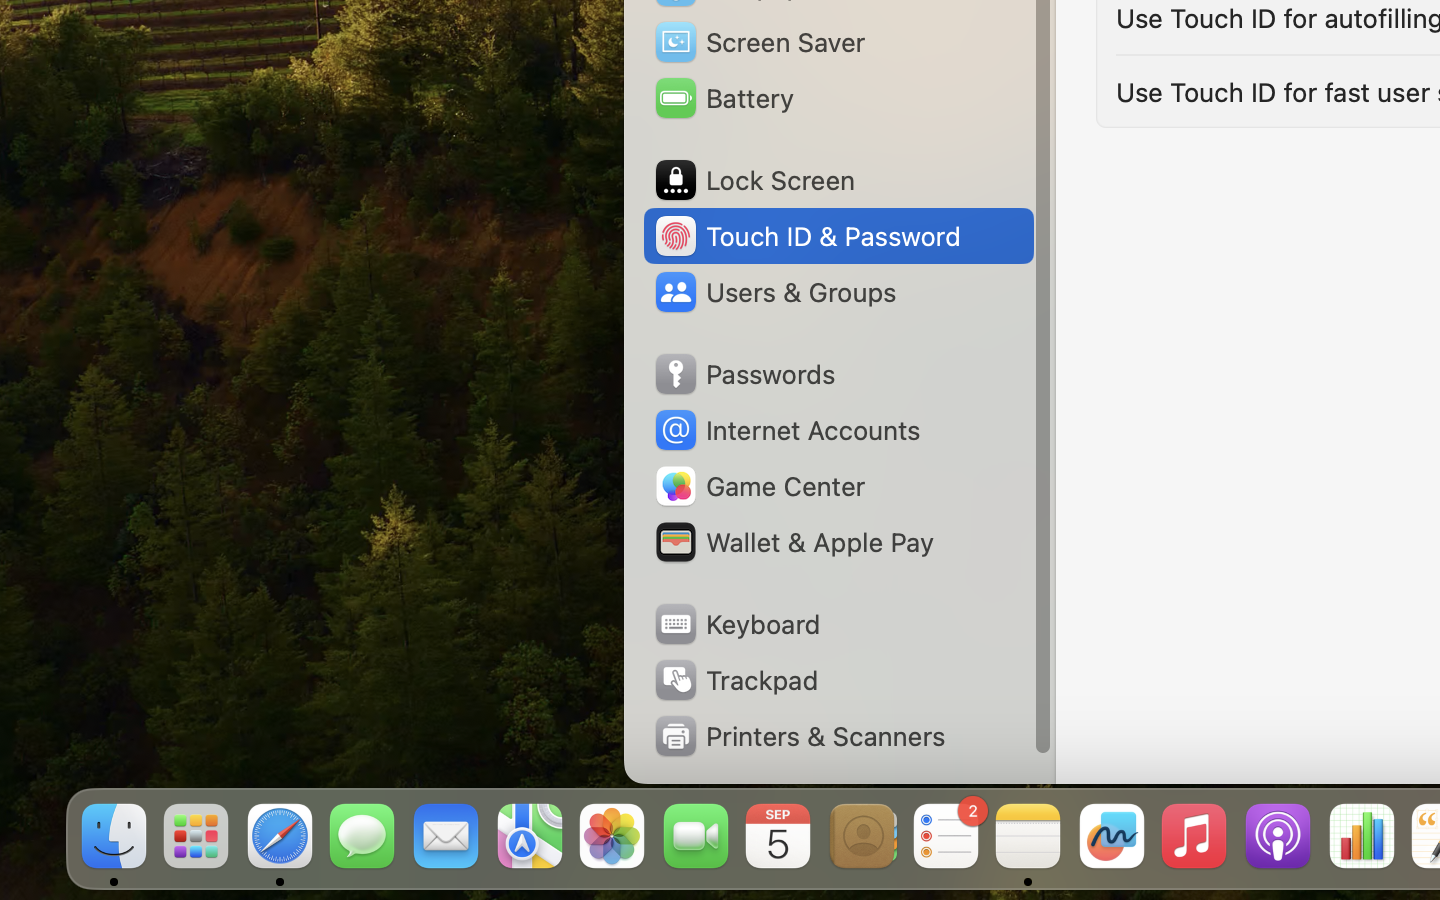  What do you see at coordinates (799, 735) in the screenshot?
I see `'Printers & Scanners'` at bounding box center [799, 735].